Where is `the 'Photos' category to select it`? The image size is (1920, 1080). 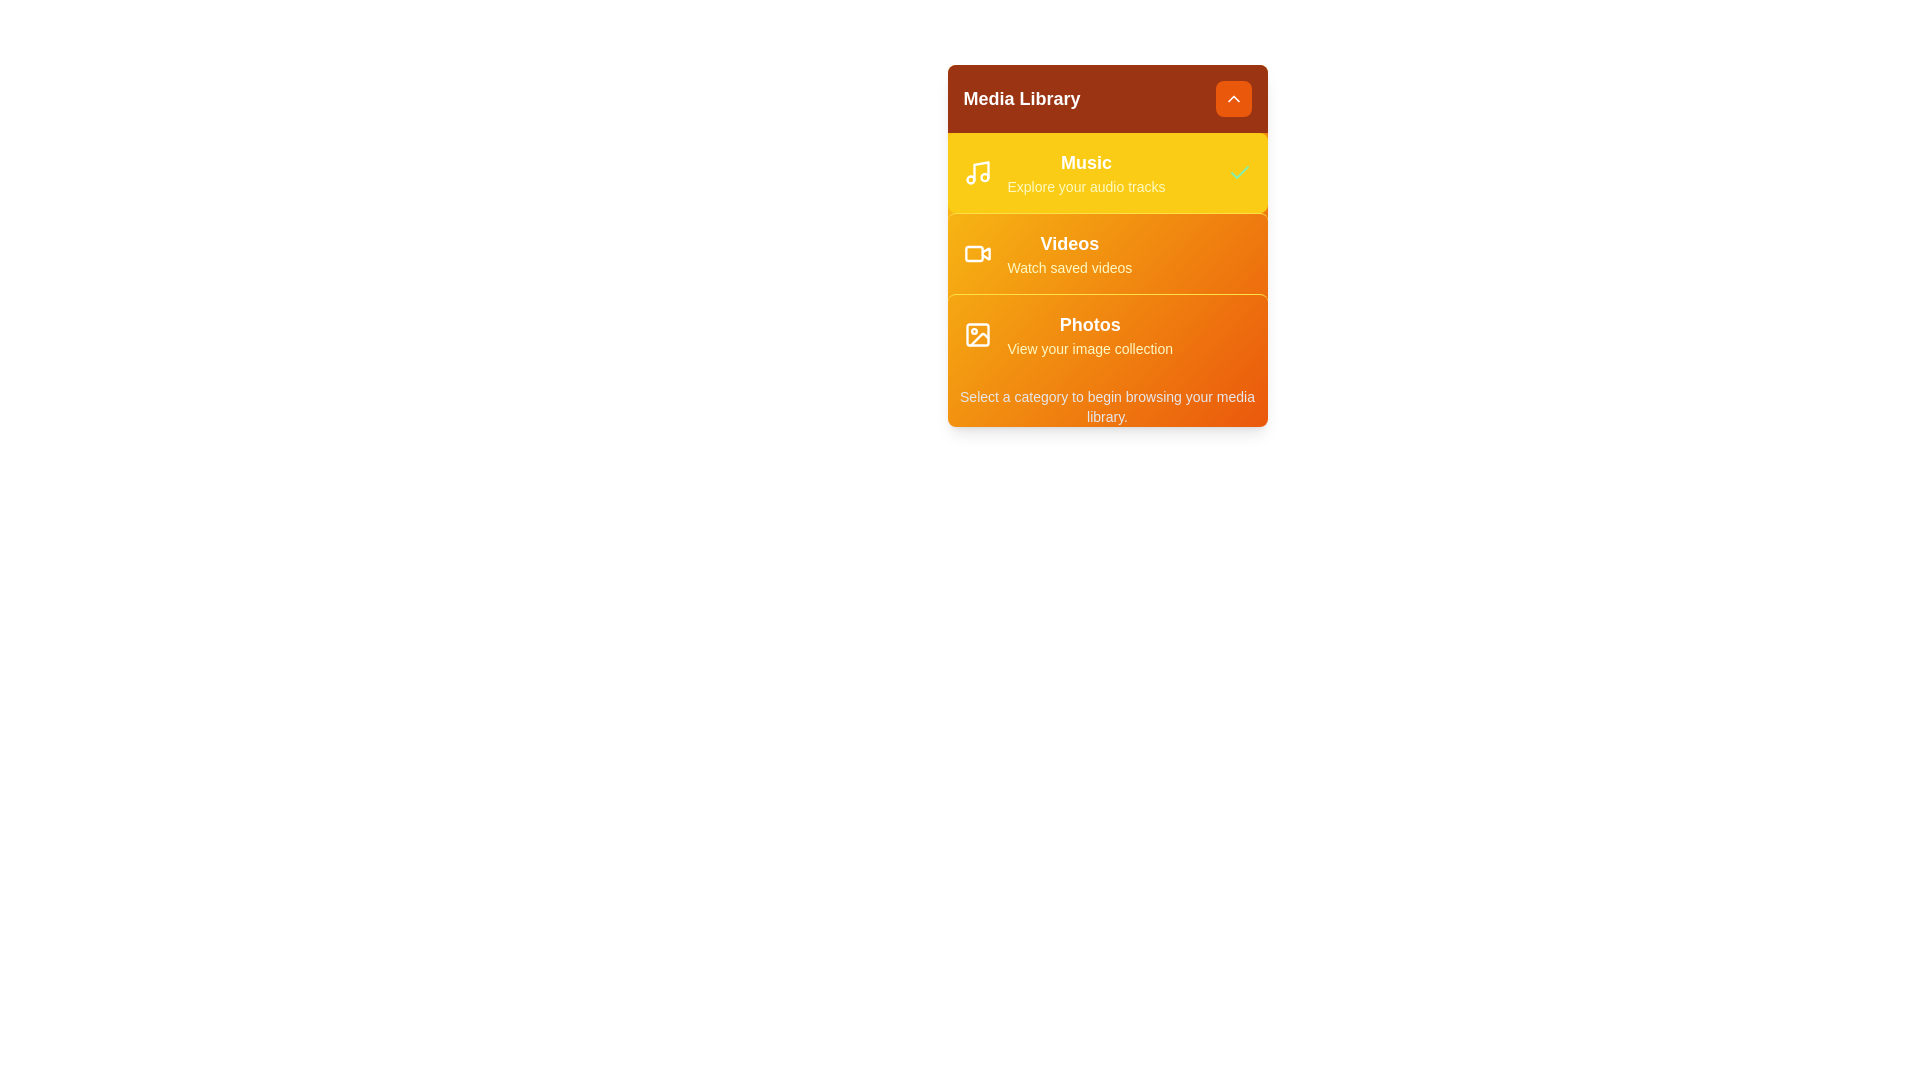
the 'Photos' category to select it is located at coordinates (1106, 333).